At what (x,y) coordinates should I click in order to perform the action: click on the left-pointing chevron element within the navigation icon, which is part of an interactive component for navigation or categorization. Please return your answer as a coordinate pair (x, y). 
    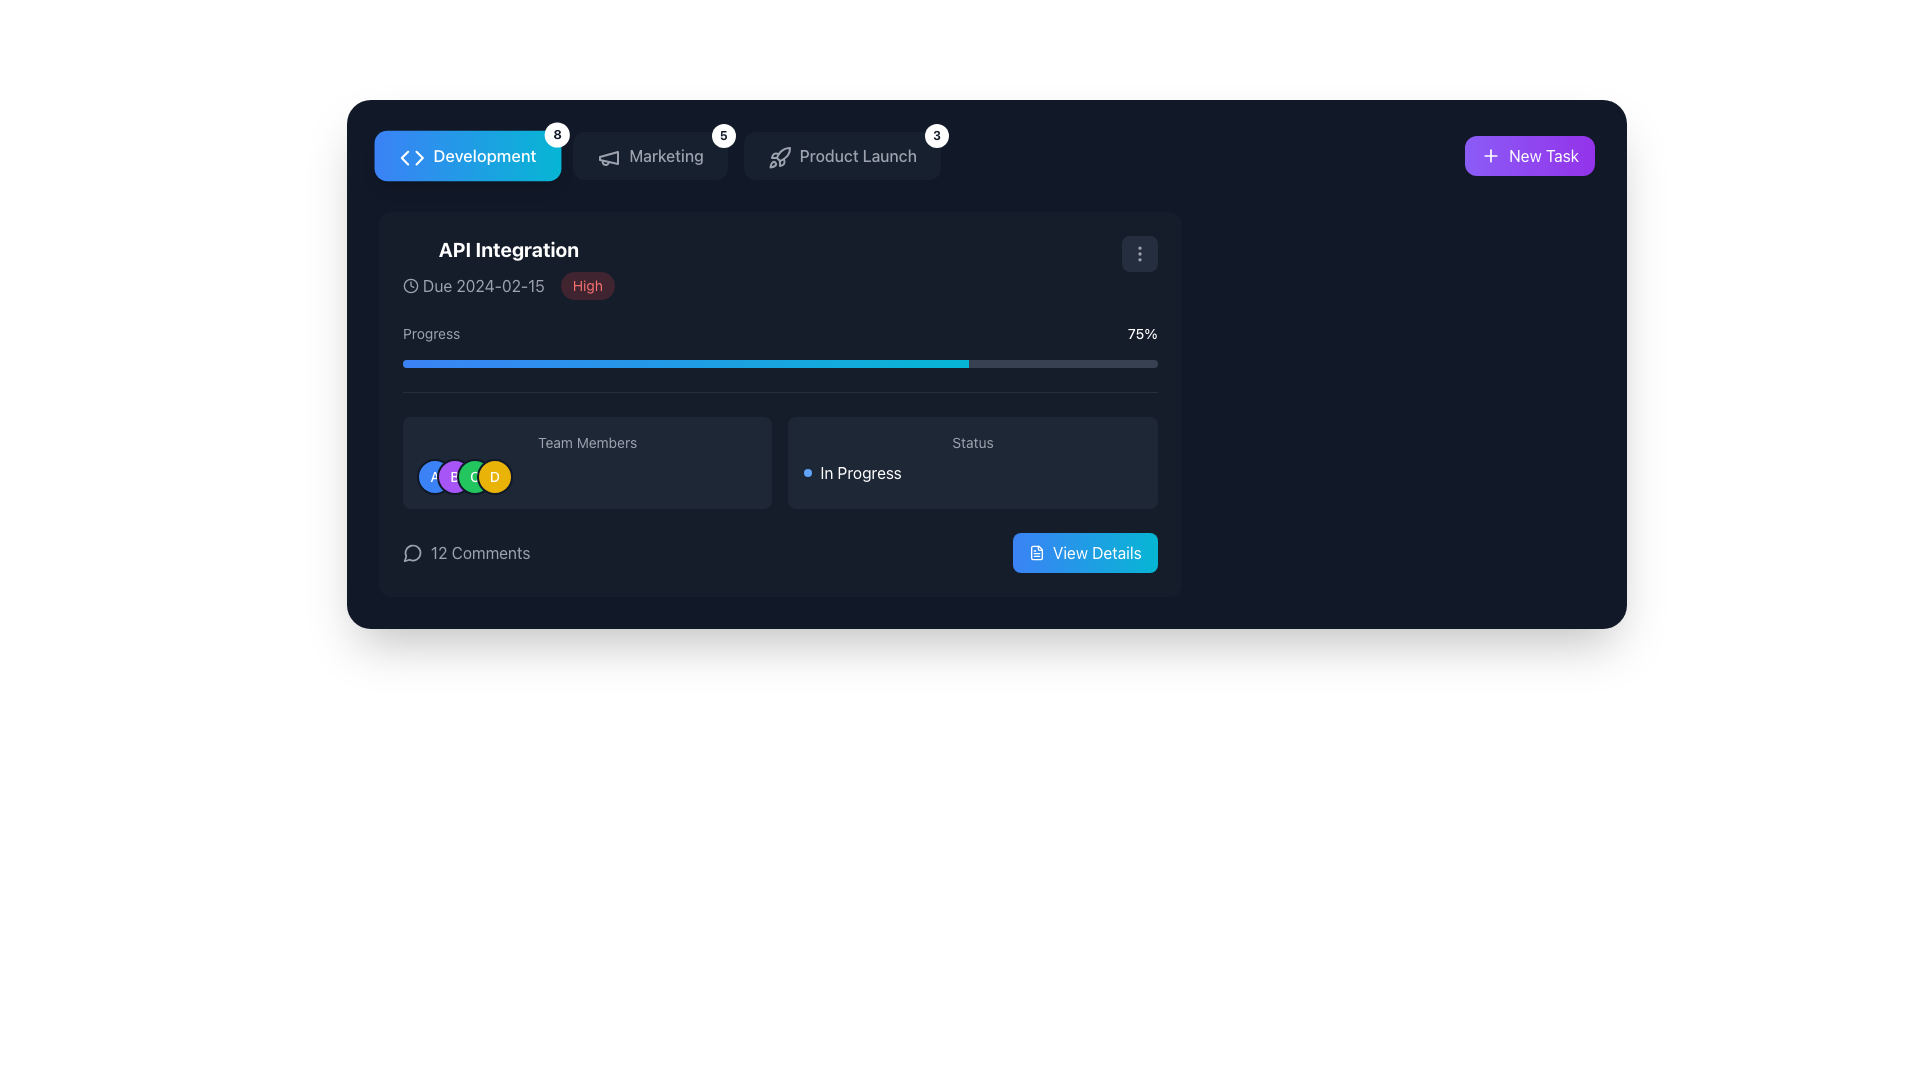
    Looking at the image, I should click on (403, 157).